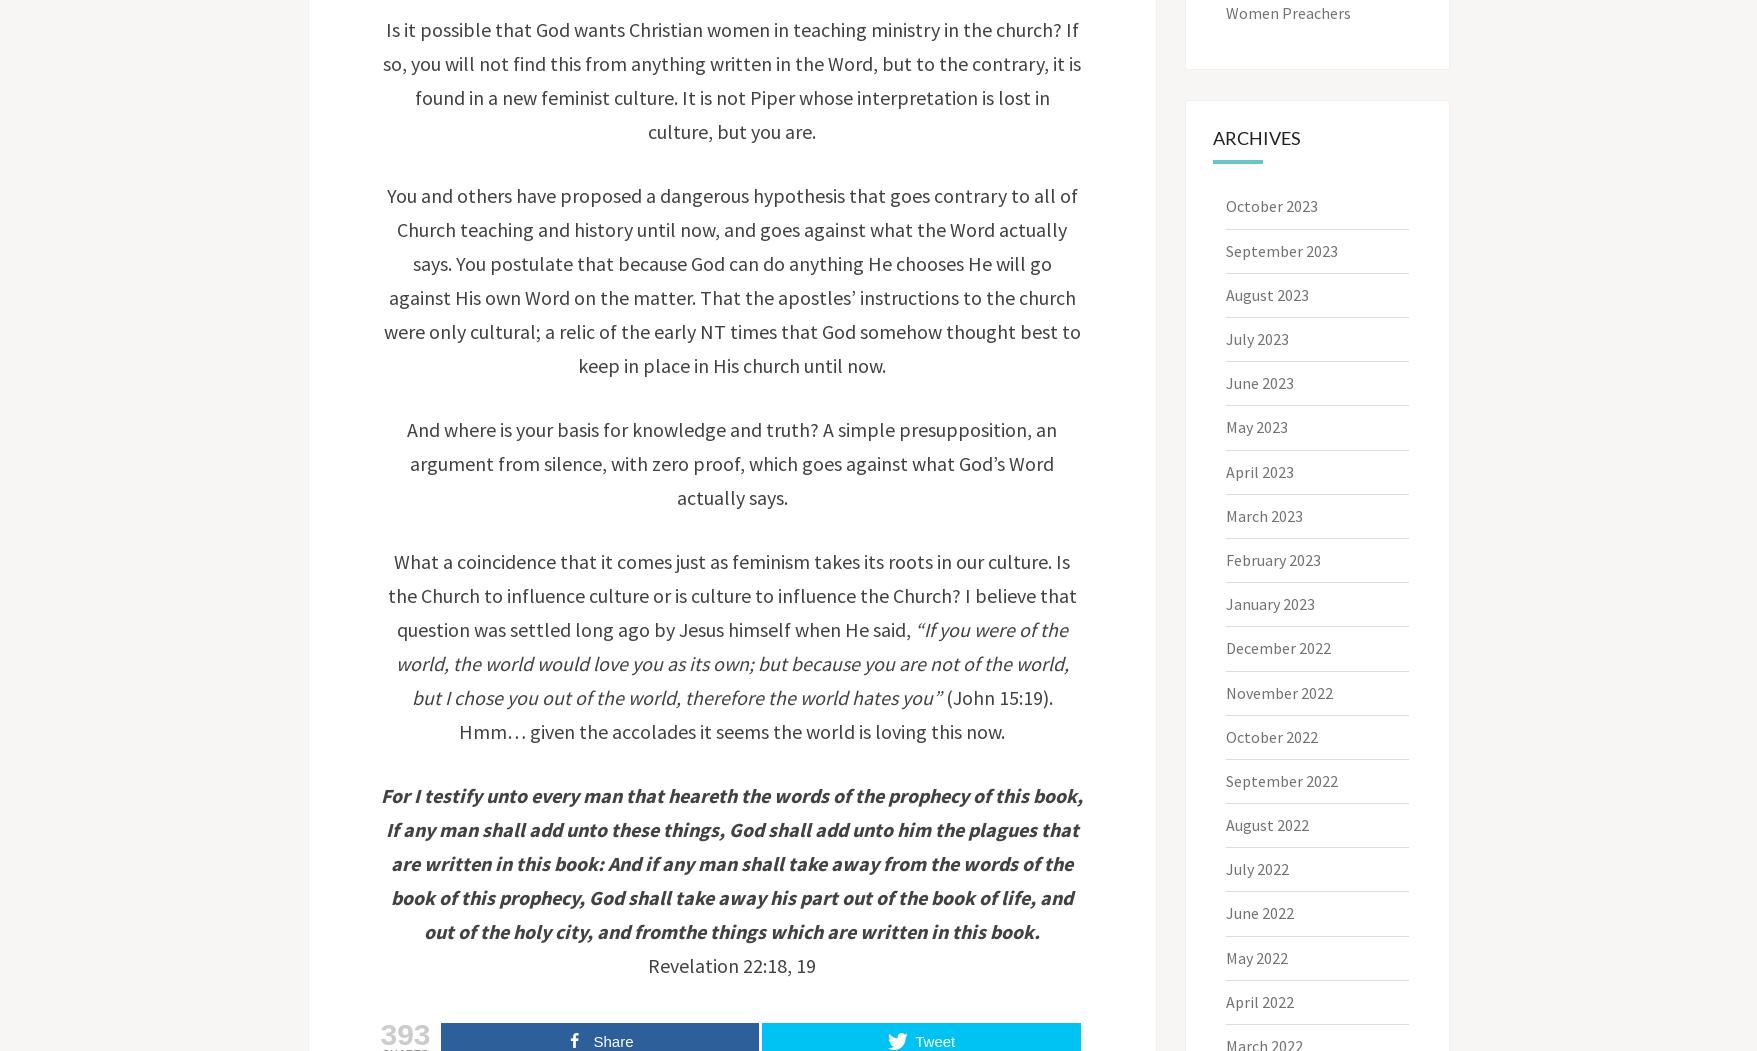  What do you see at coordinates (1225, 736) in the screenshot?
I see `'October 2022'` at bounding box center [1225, 736].